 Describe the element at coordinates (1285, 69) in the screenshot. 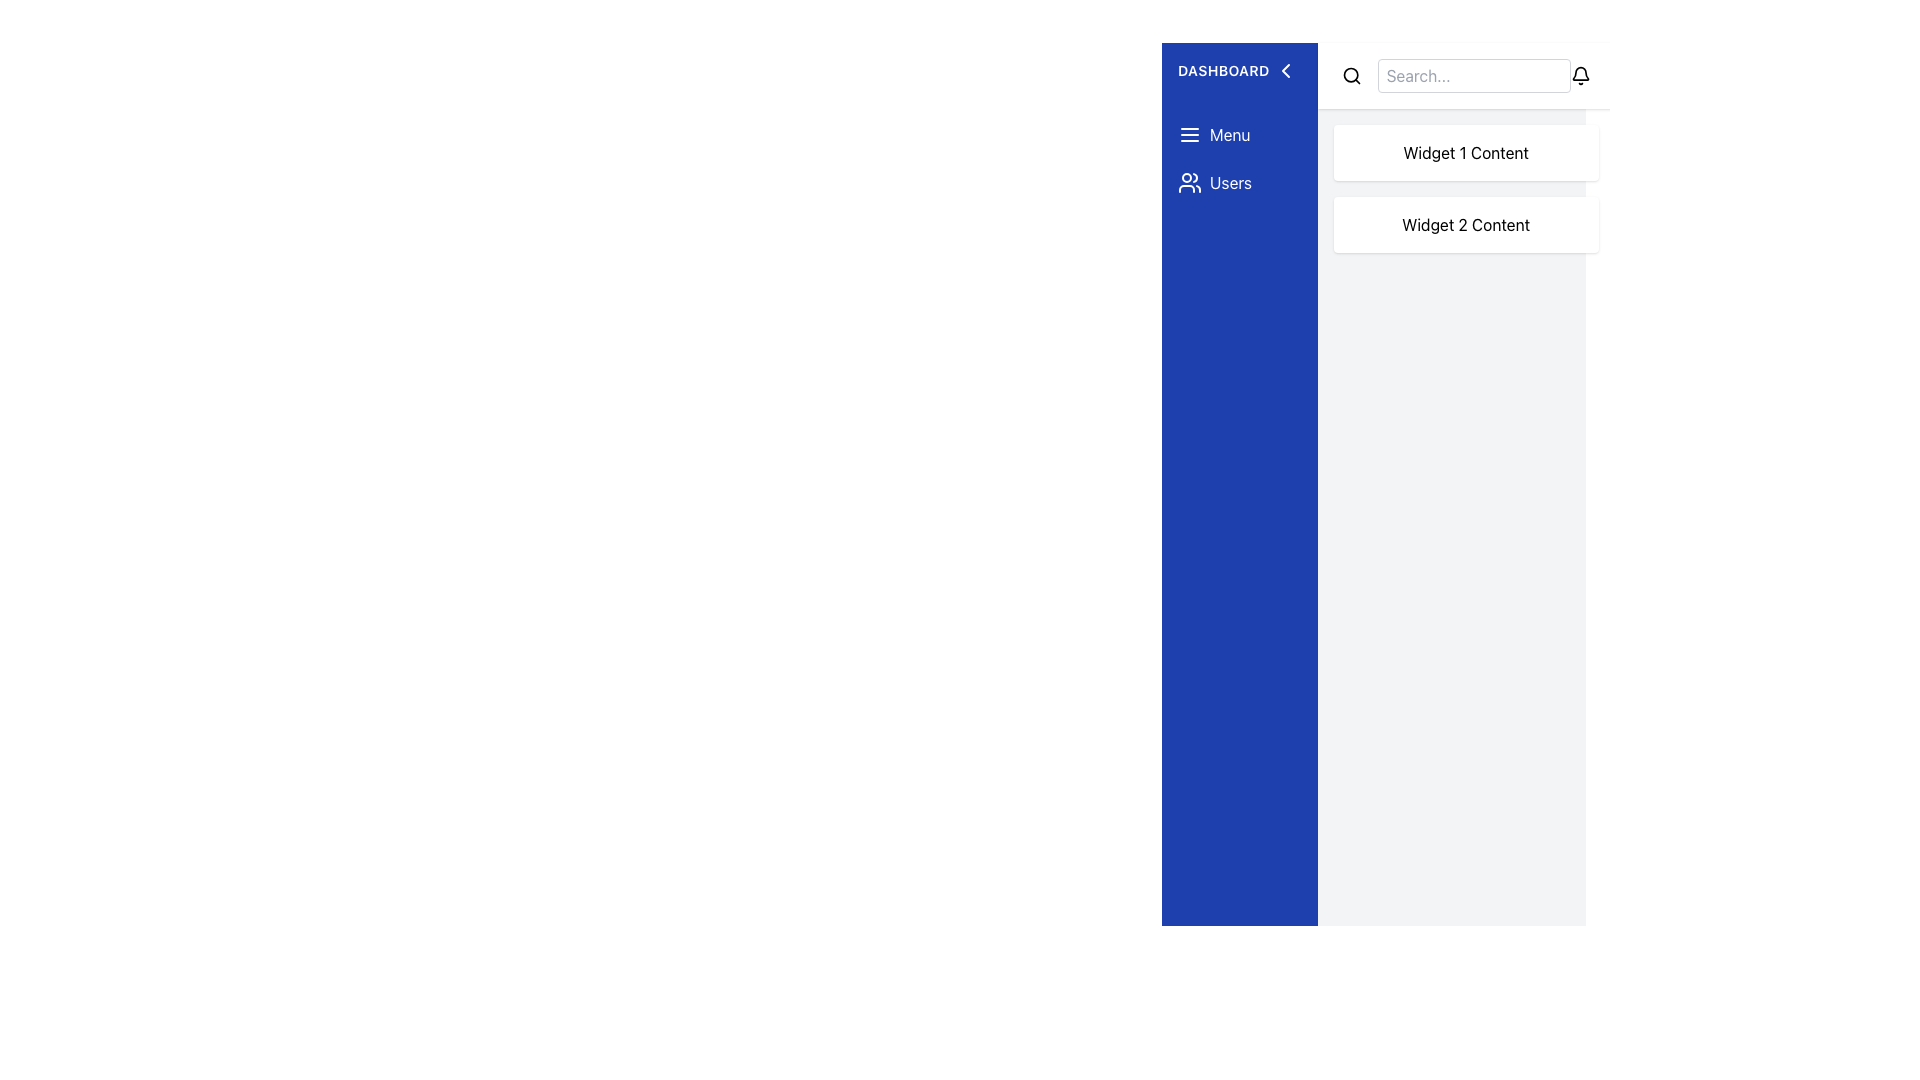

I see `the leftward-pointing chevron icon located at the end of the 'DASHBOARD' header in the blue sidebar` at that location.